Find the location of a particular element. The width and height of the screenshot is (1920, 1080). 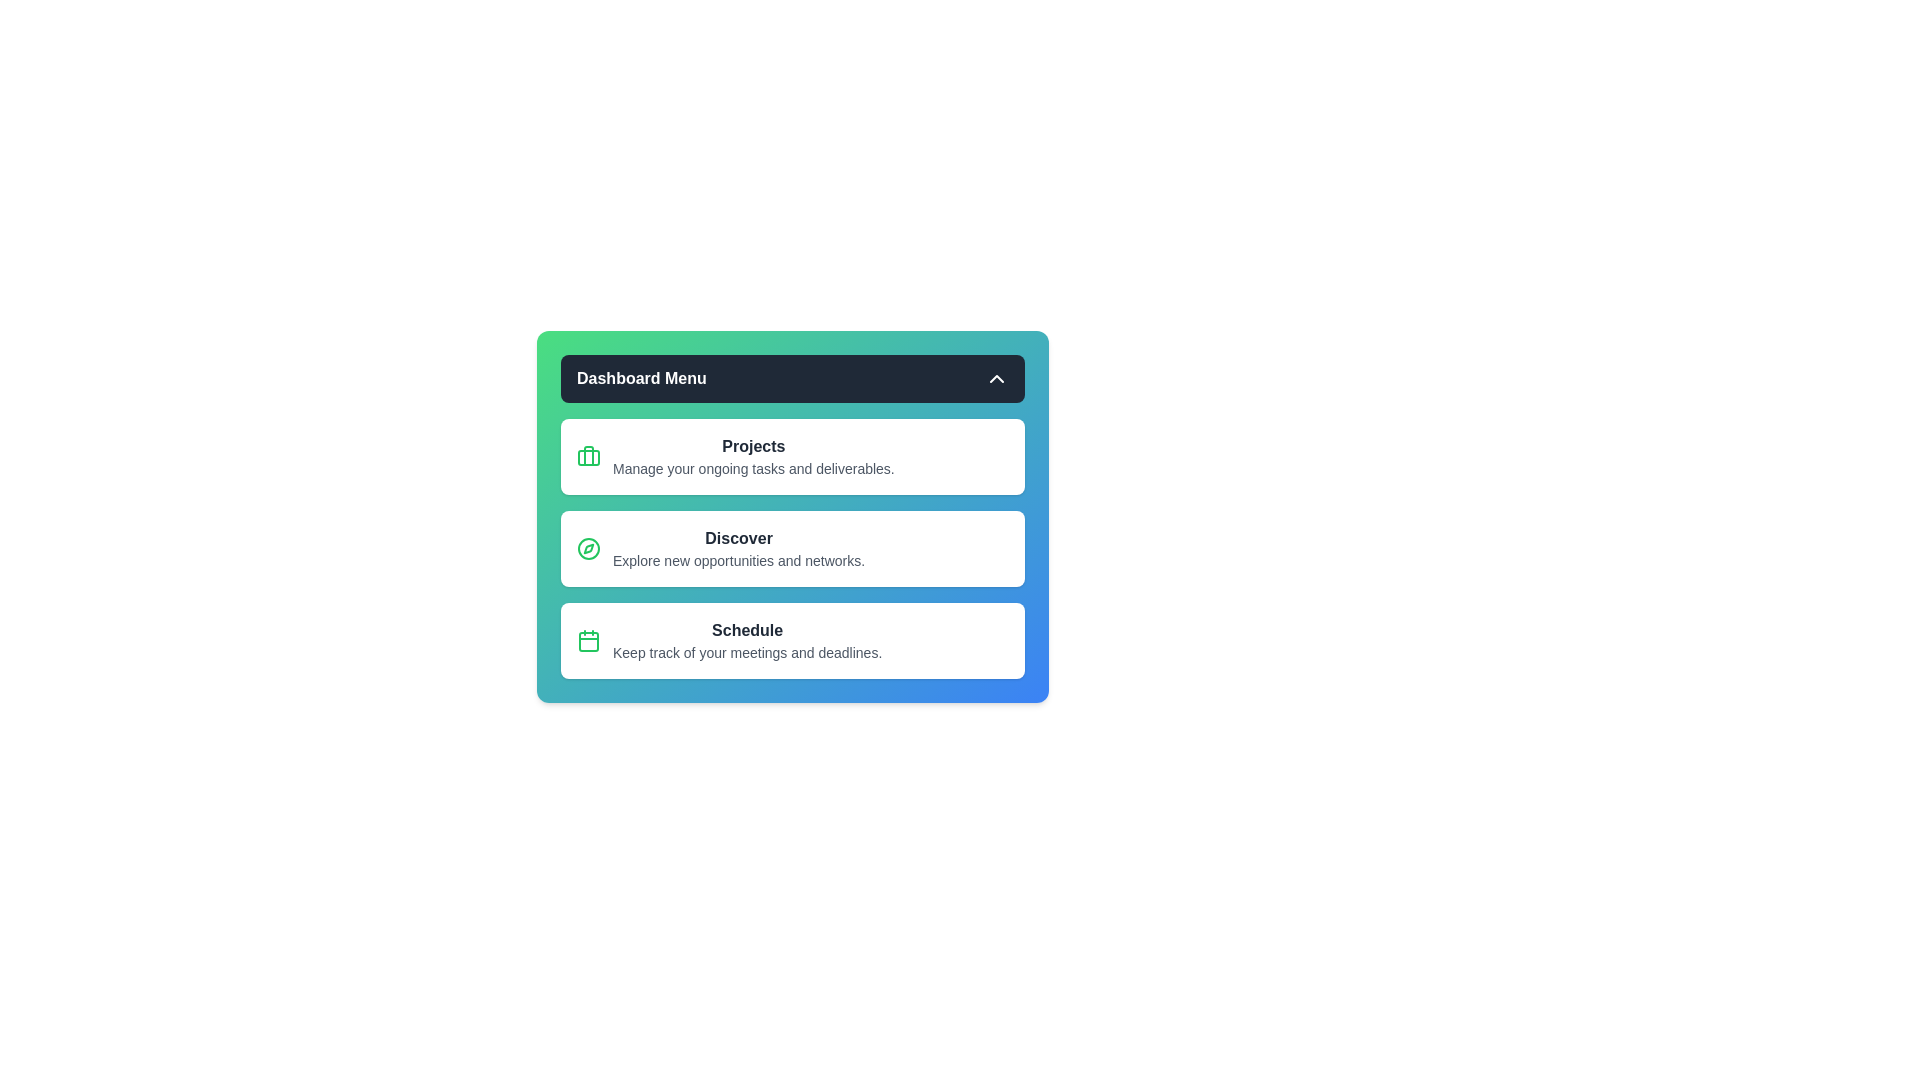

the menu item Schedule to observe its hover effect is located at coordinates (791, 640).